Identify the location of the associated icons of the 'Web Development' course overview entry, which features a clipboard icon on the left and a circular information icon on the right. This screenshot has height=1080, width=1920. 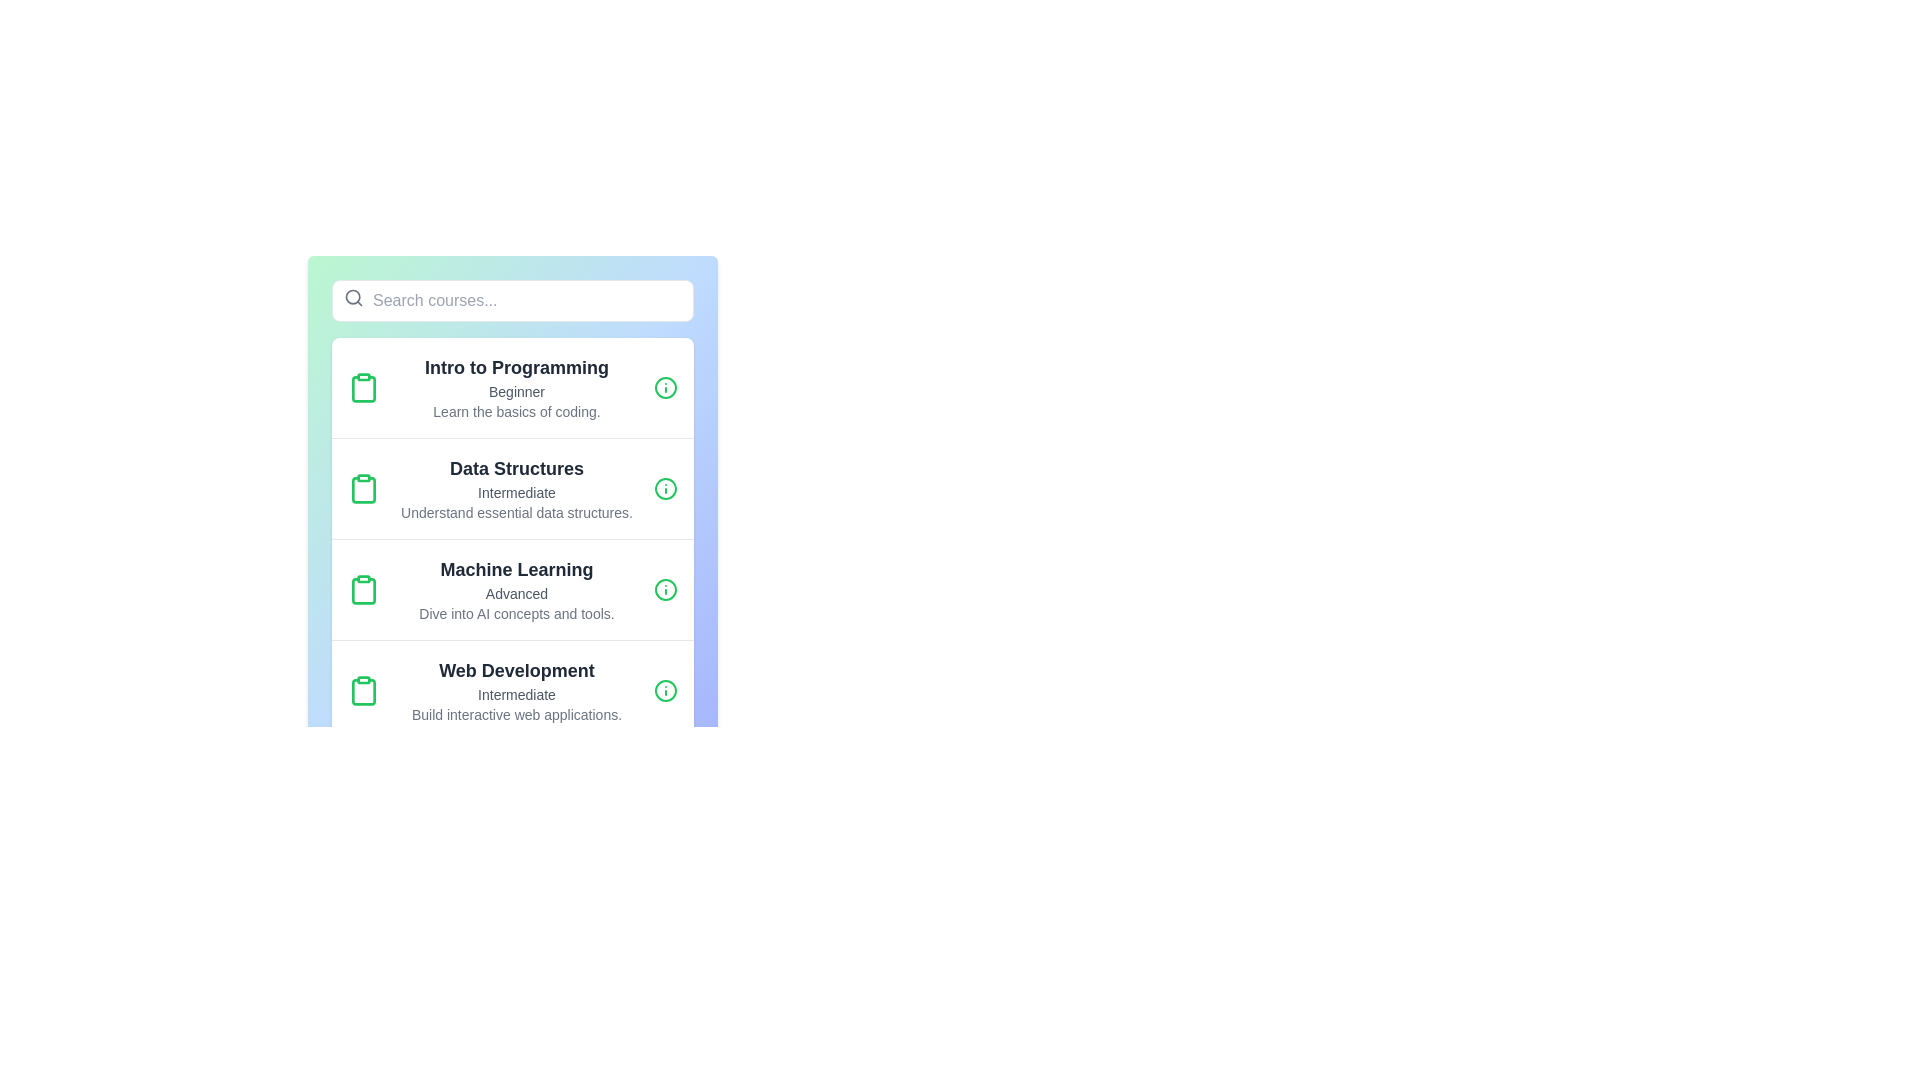
(513, 689).